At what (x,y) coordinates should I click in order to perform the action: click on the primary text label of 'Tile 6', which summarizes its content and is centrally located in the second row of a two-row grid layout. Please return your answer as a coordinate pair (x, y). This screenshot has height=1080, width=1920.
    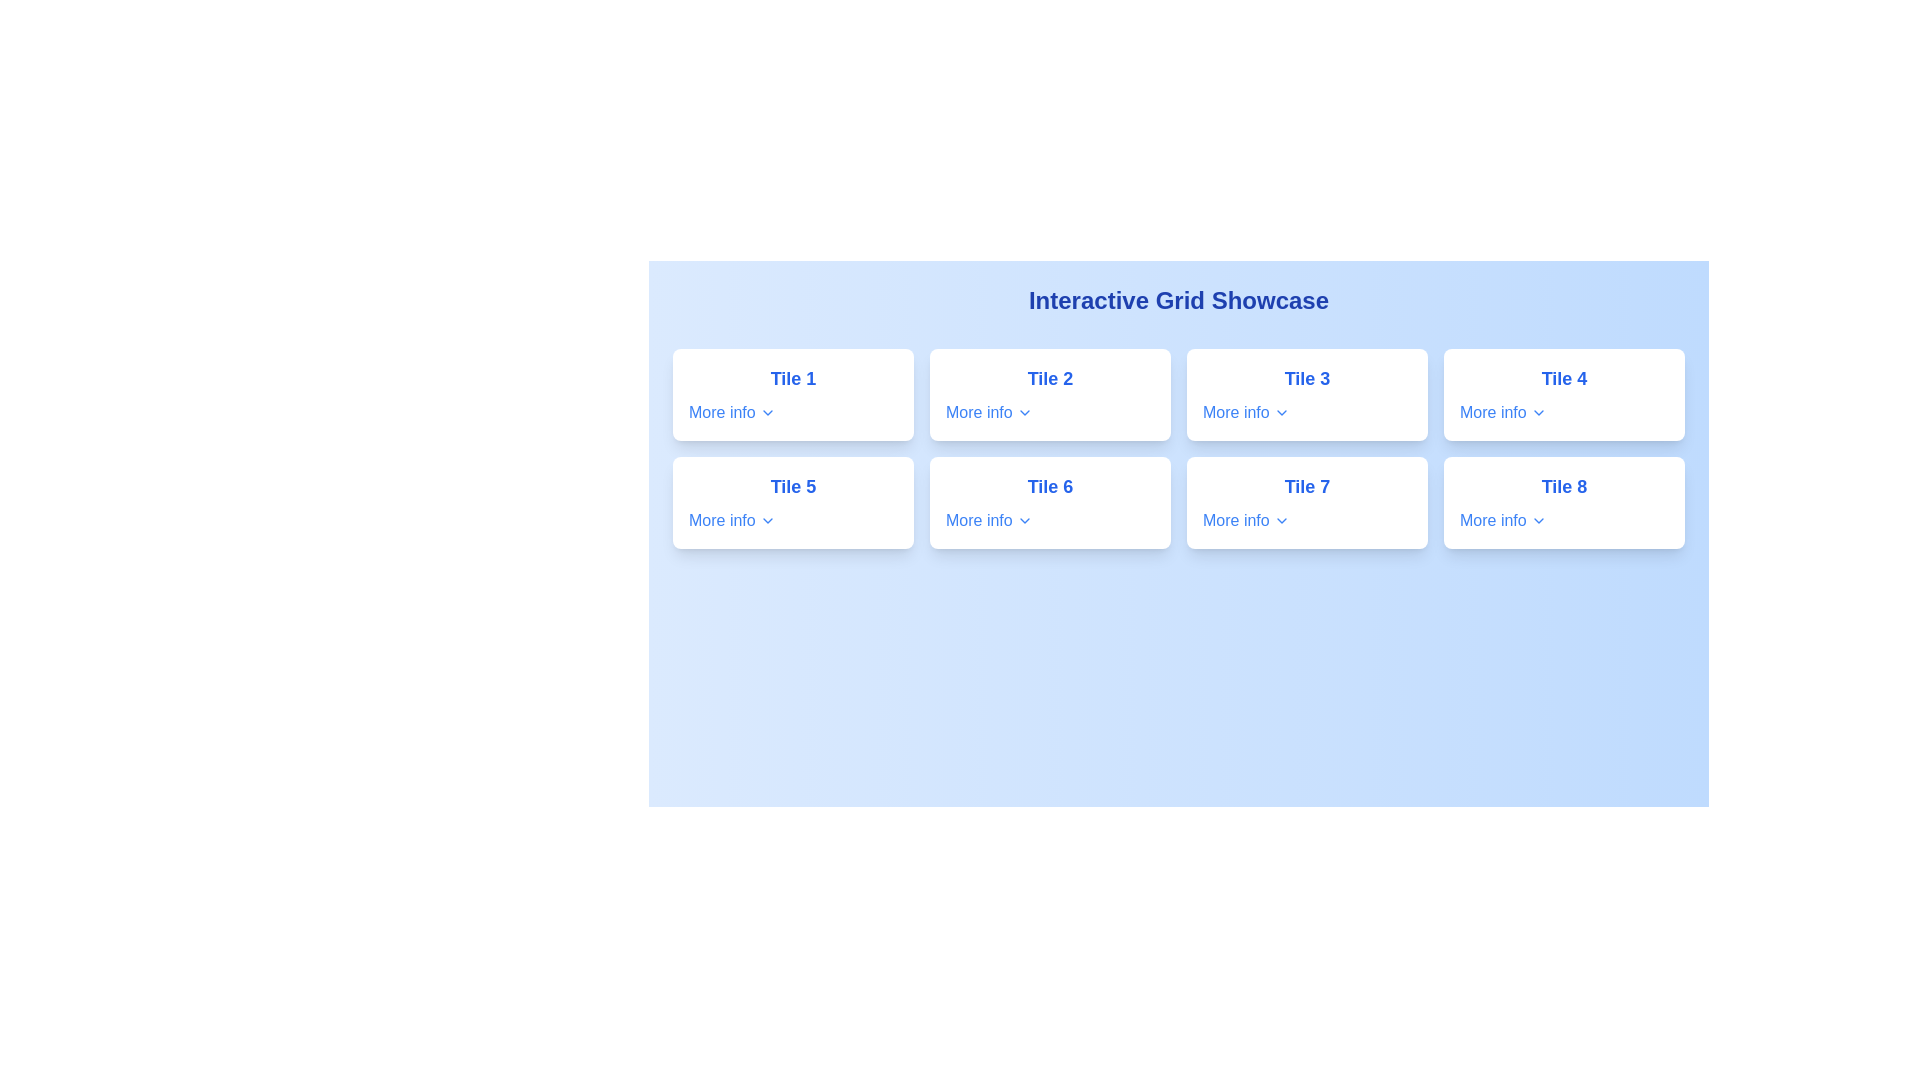
    Looking at the image, I should click on (1049, 486).